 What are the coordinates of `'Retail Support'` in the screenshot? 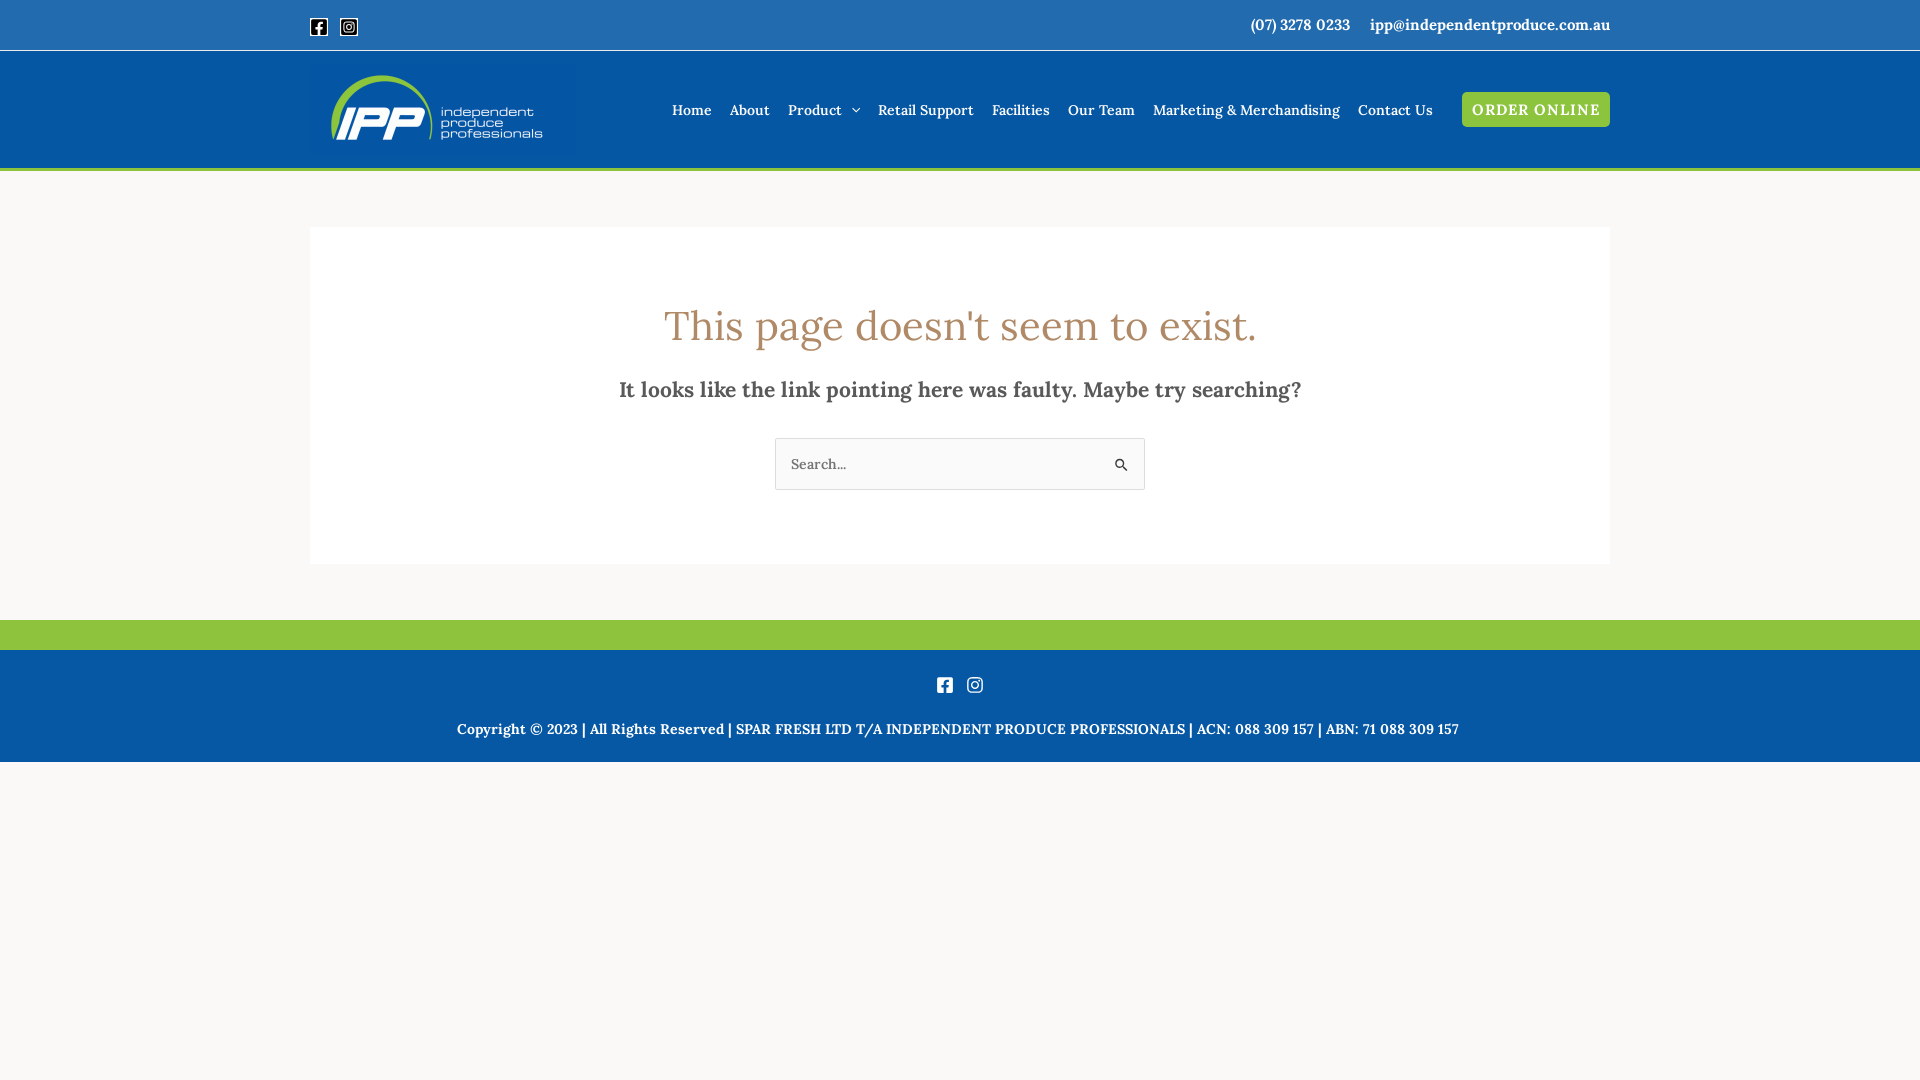 It's located at (925, 110).